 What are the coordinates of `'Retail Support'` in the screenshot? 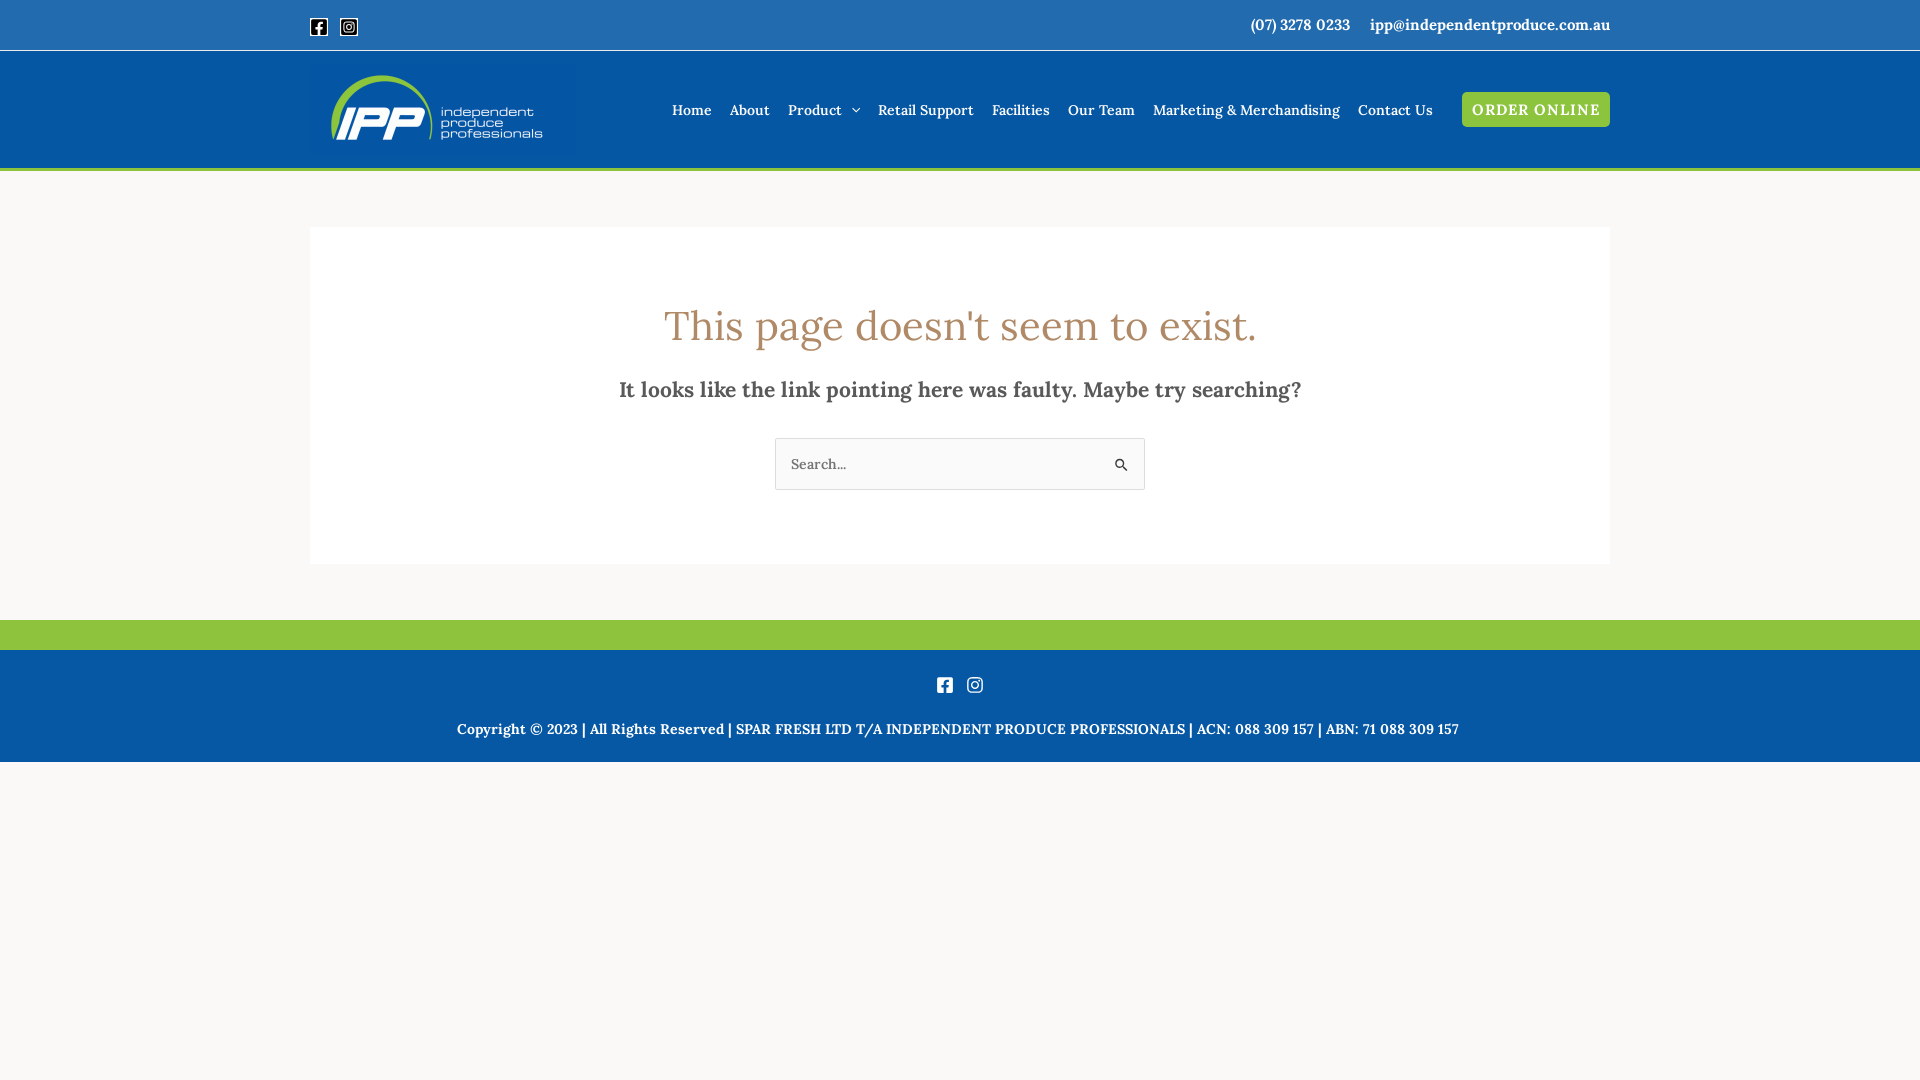 It's located at (925, 110).